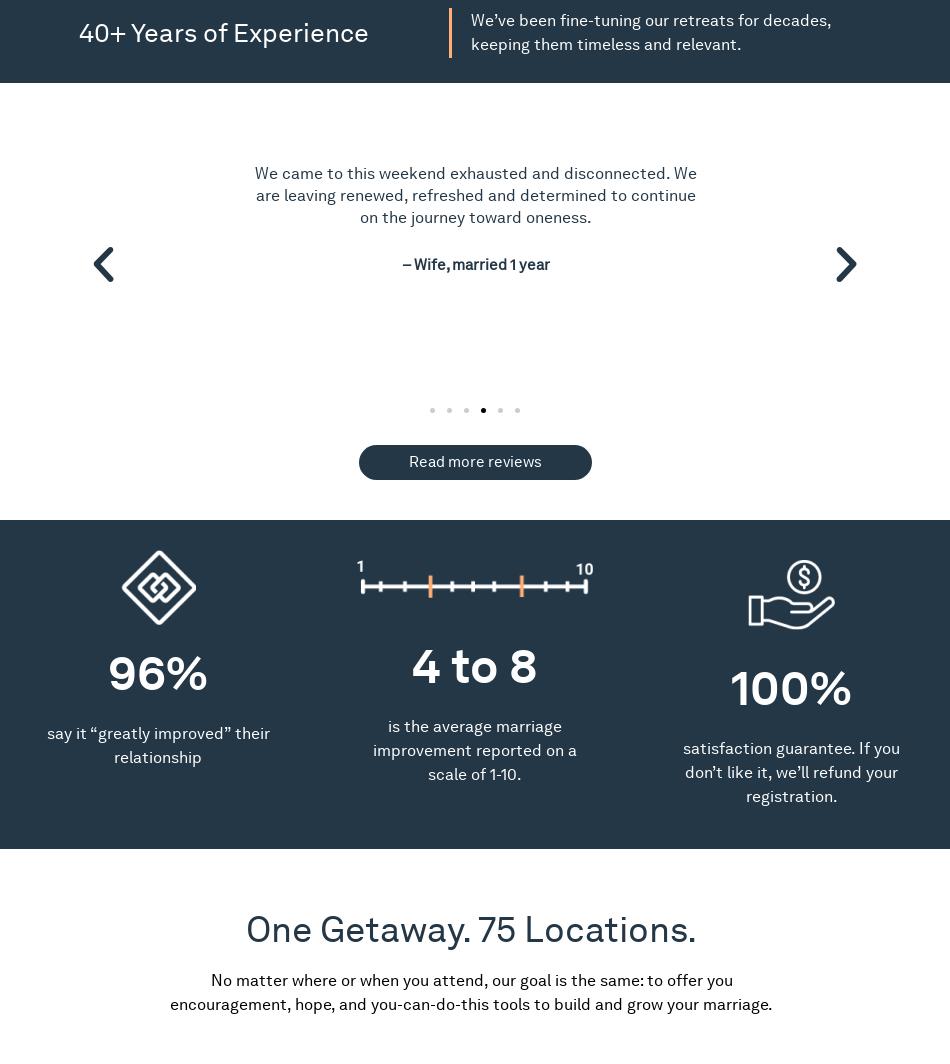  Describe the element at coordinates (790, 687) in the screenshot. I see `'100%'` at that location.